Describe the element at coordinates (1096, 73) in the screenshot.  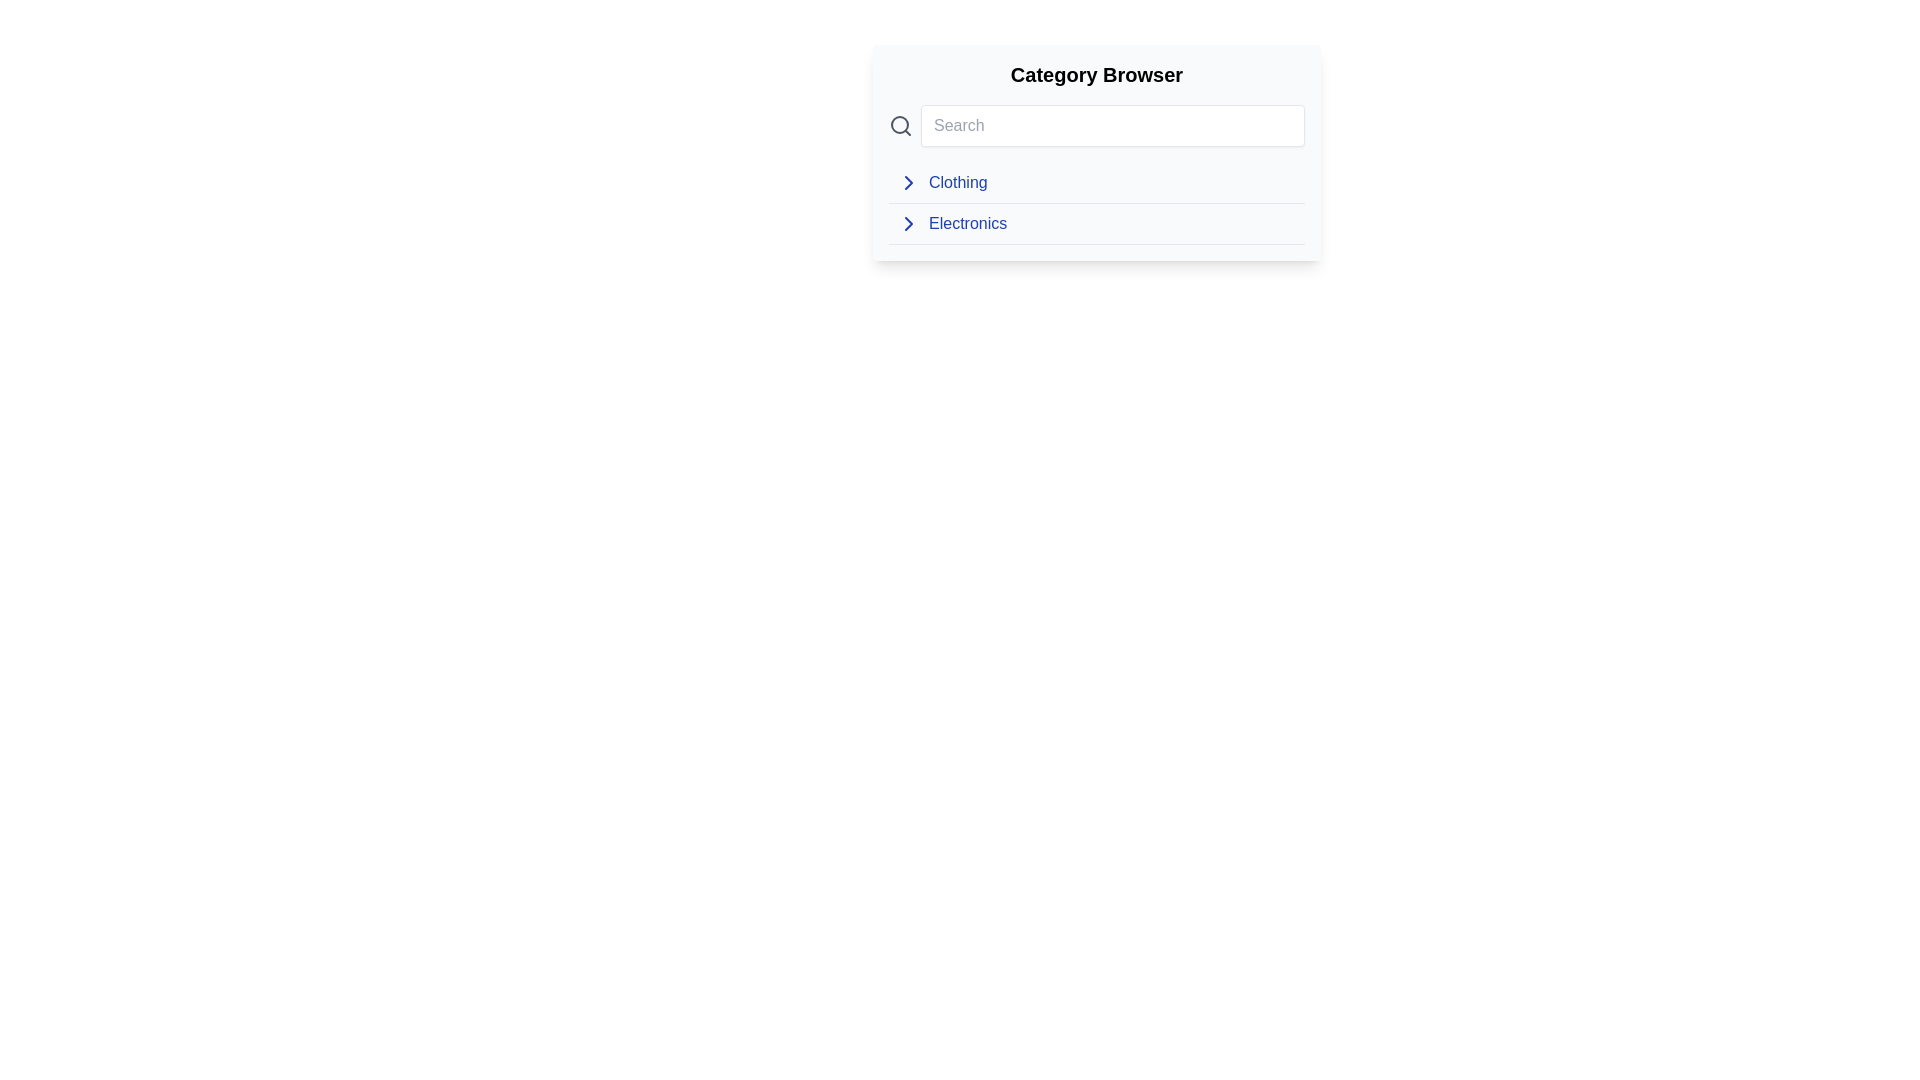
I see `the bold and large heading text displaying 'Category Browser' which is aligned left at the top of the interface panel` at that location.